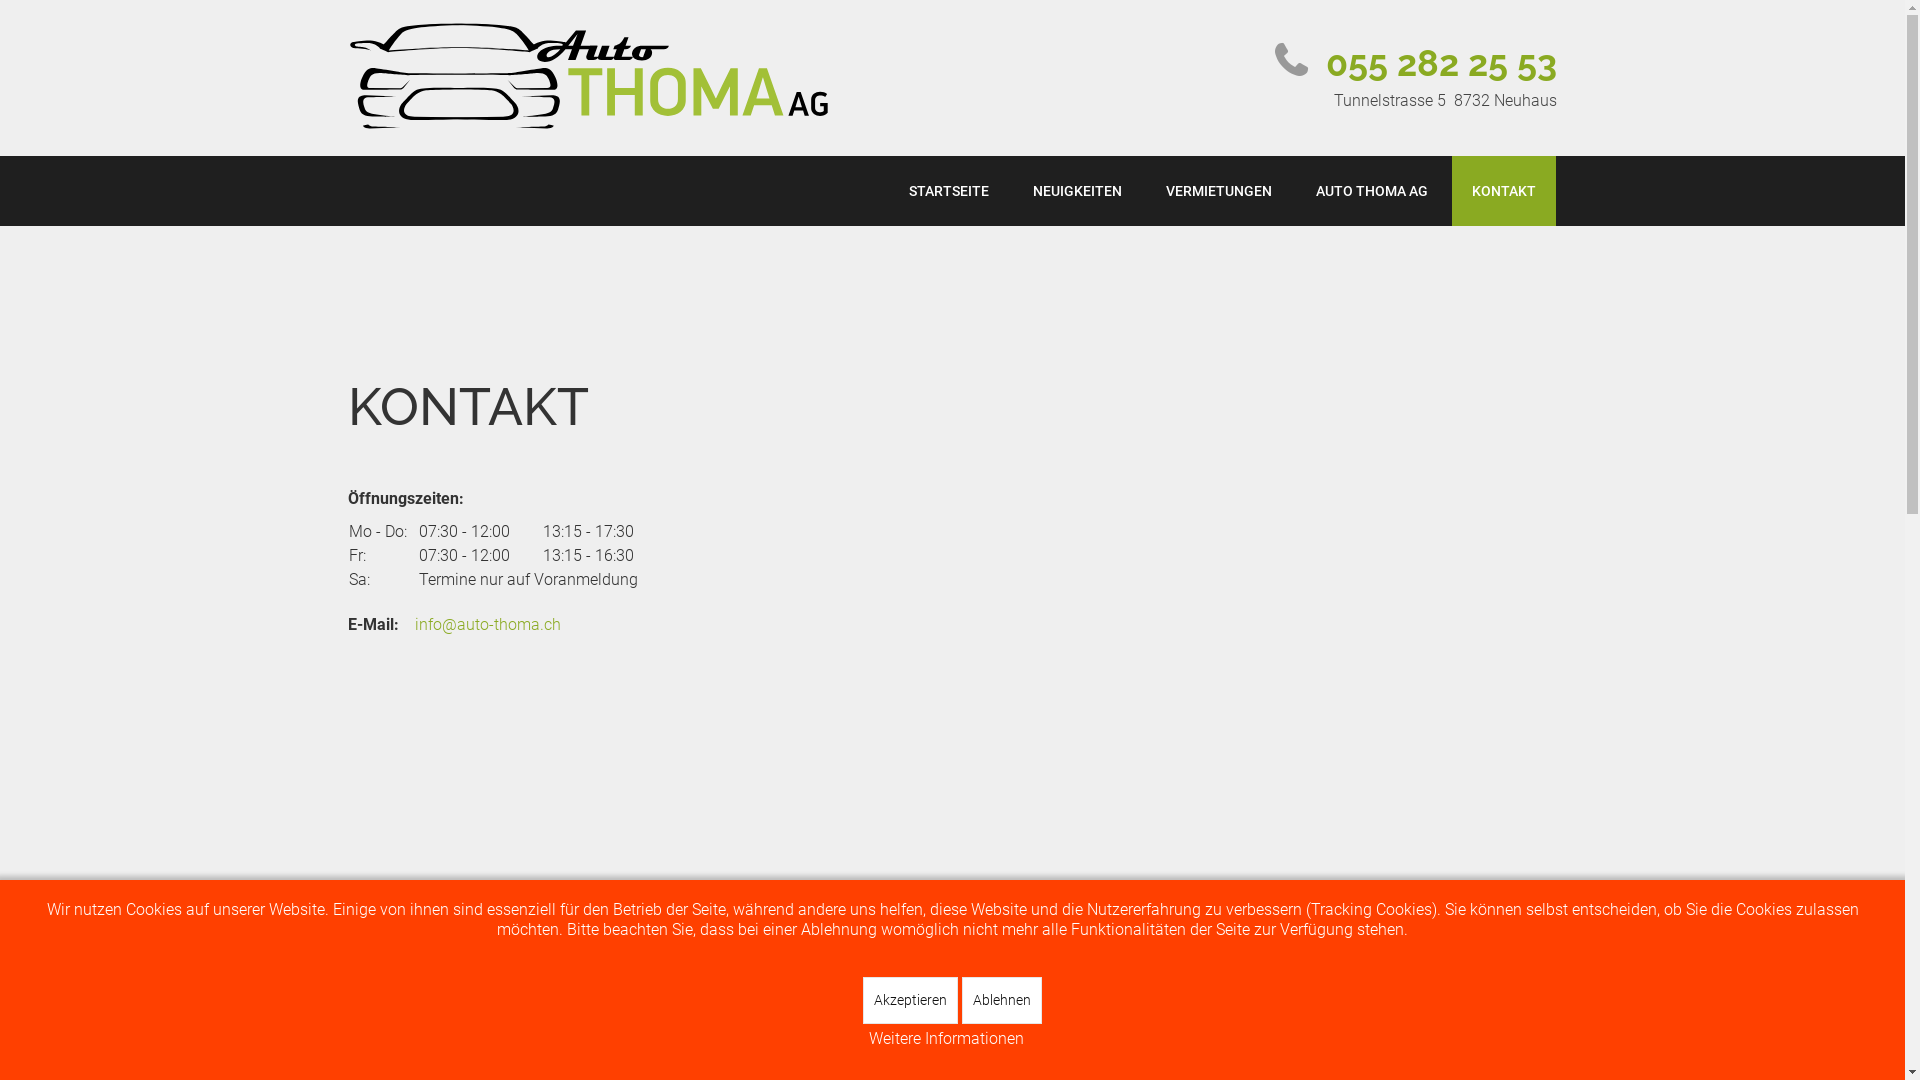  Describe the element at coordinates (945, 1037) in the screenshot. I see `'Weitere Informationen'` at that location.